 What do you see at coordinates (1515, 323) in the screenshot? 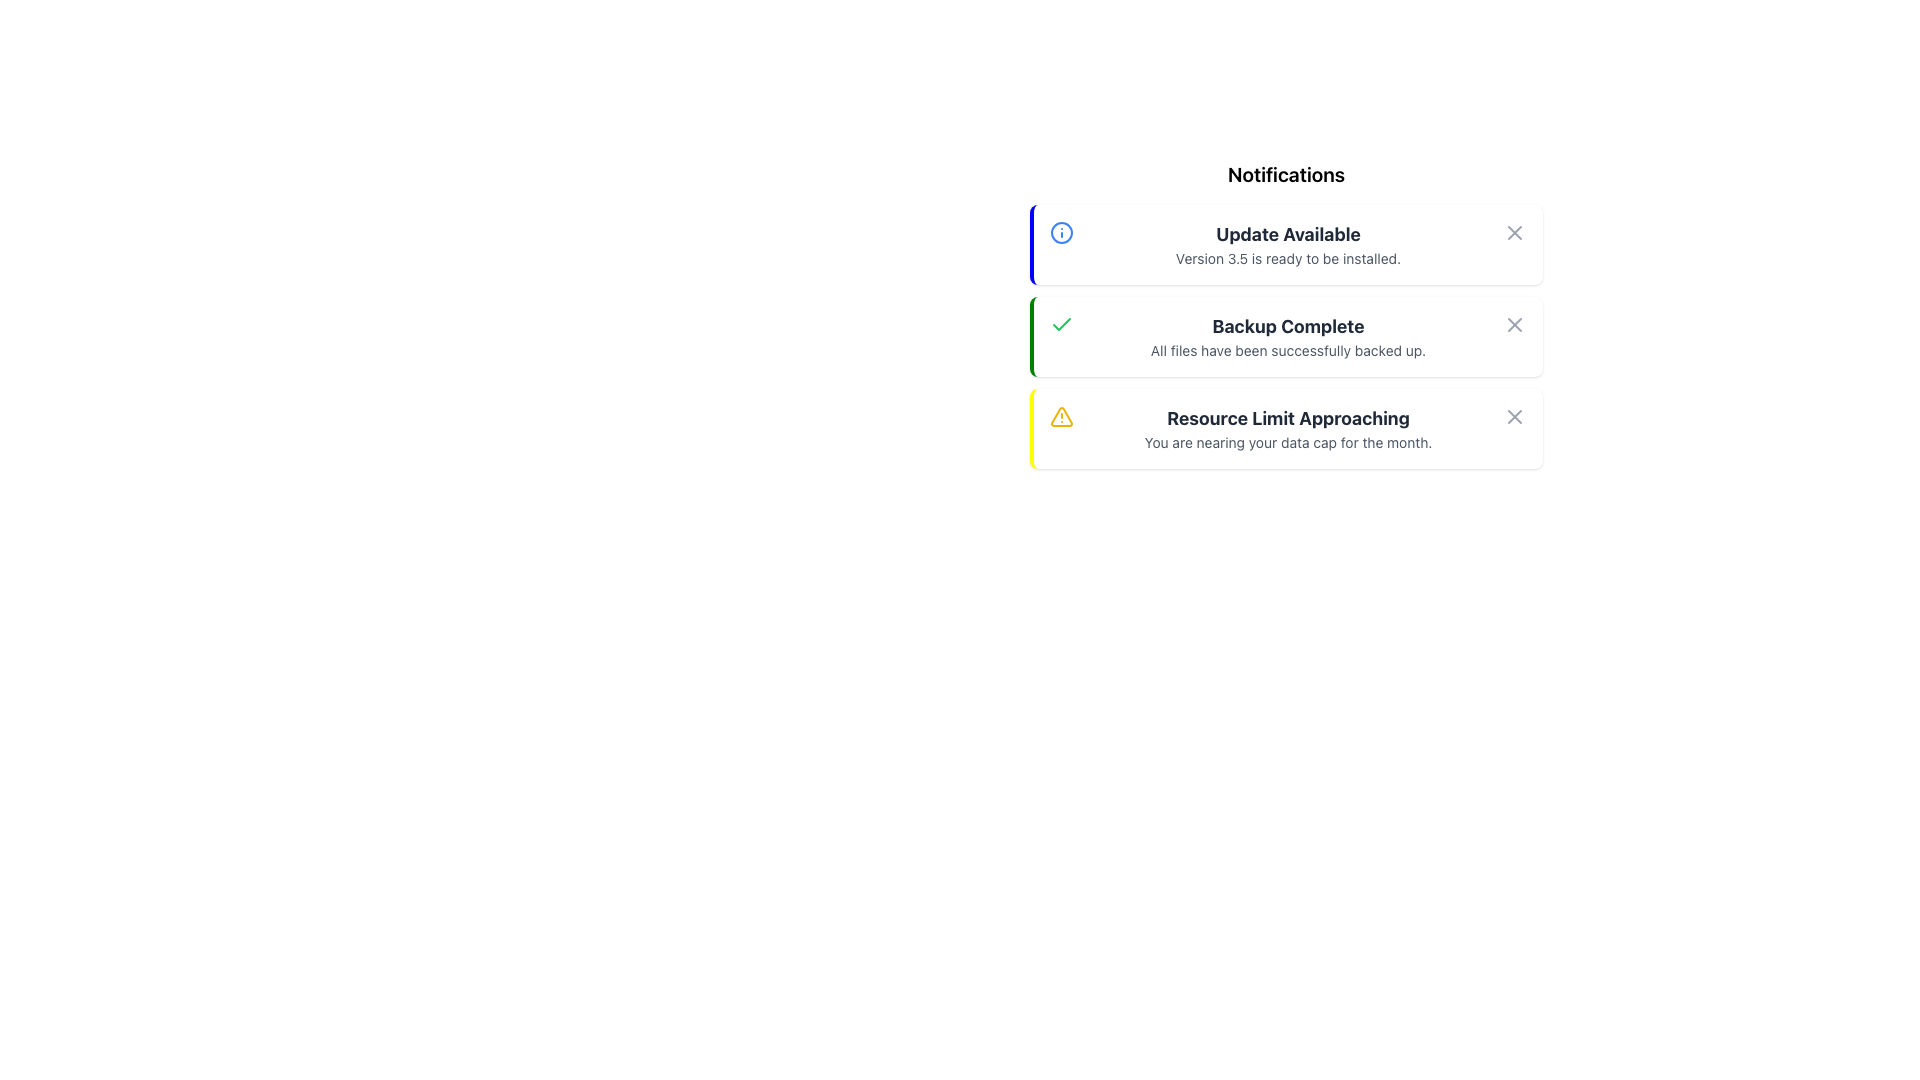
I see `the close icon button located in the middle-right of the 'Backup Complete' notification panel` at bounding box center [1515, 323].